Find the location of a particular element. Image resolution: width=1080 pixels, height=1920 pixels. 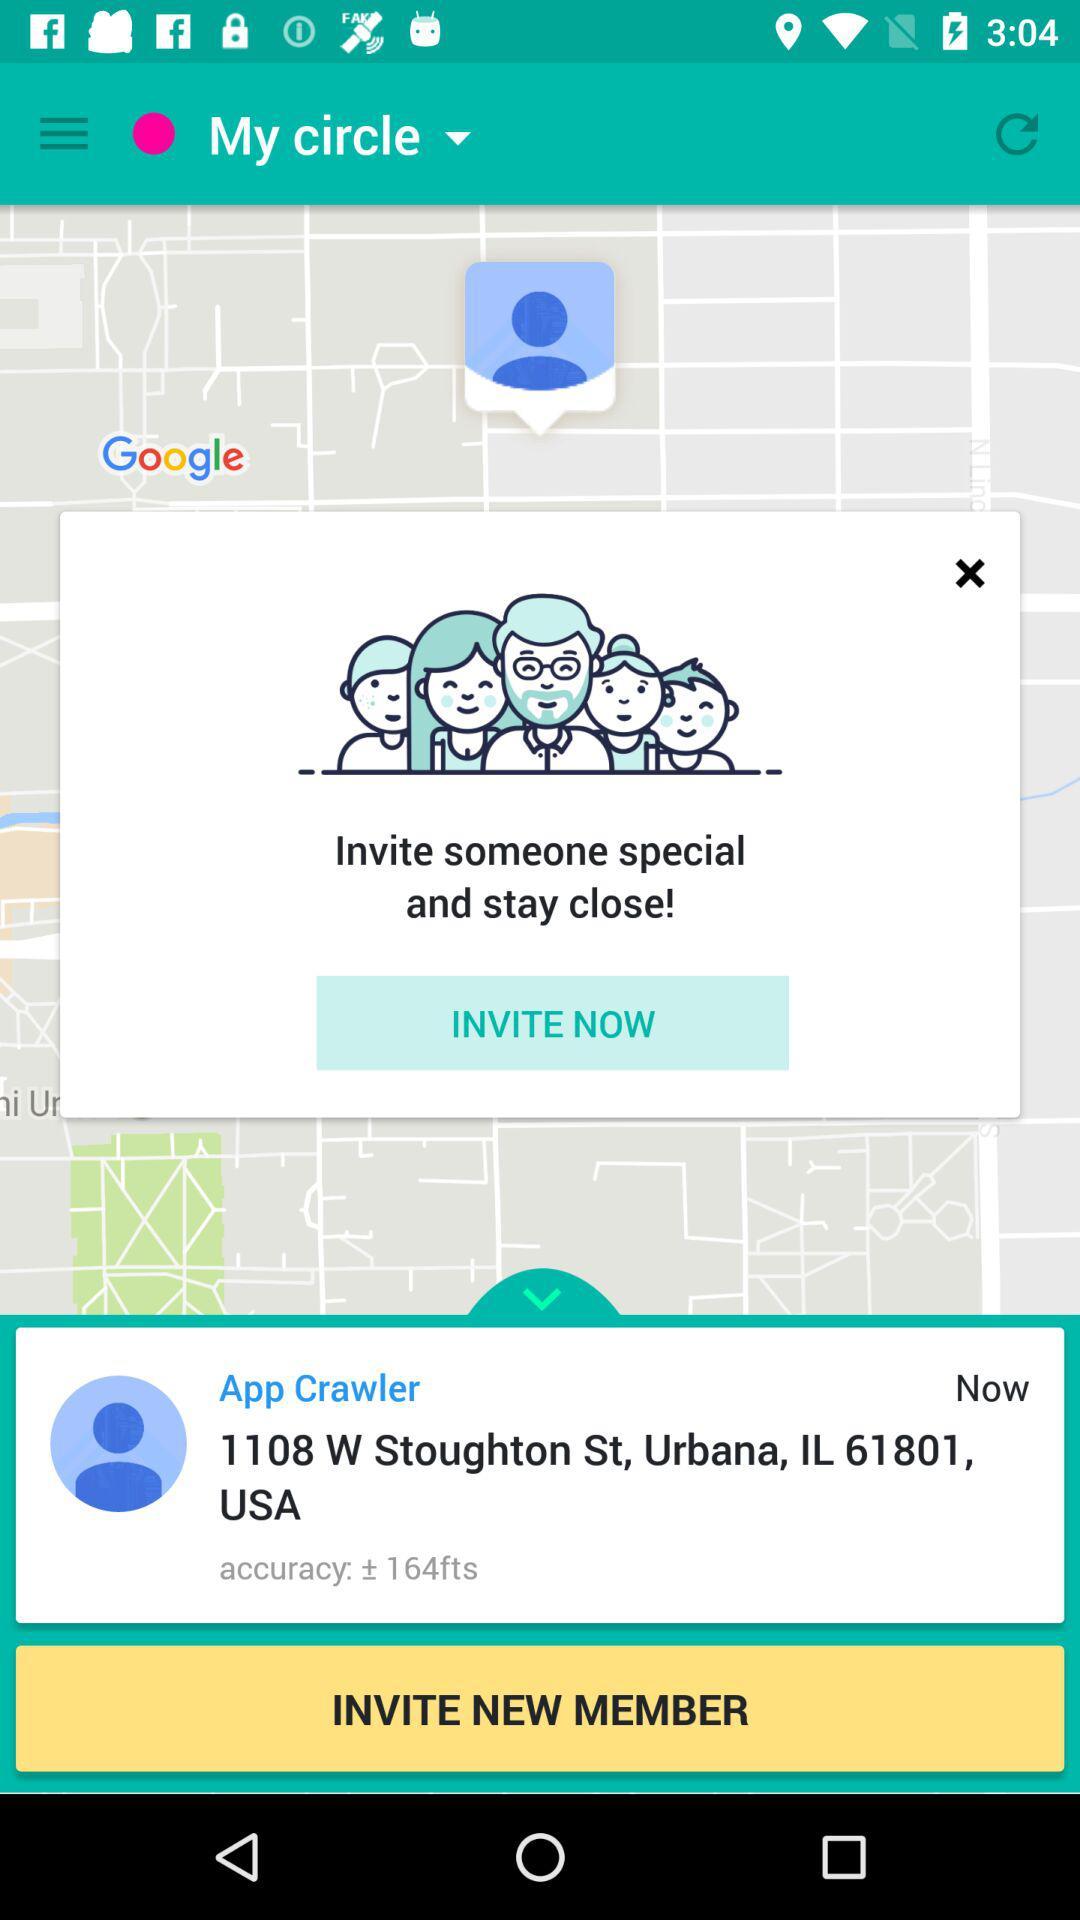

refresh circle is located at coordinates (1017, 132).